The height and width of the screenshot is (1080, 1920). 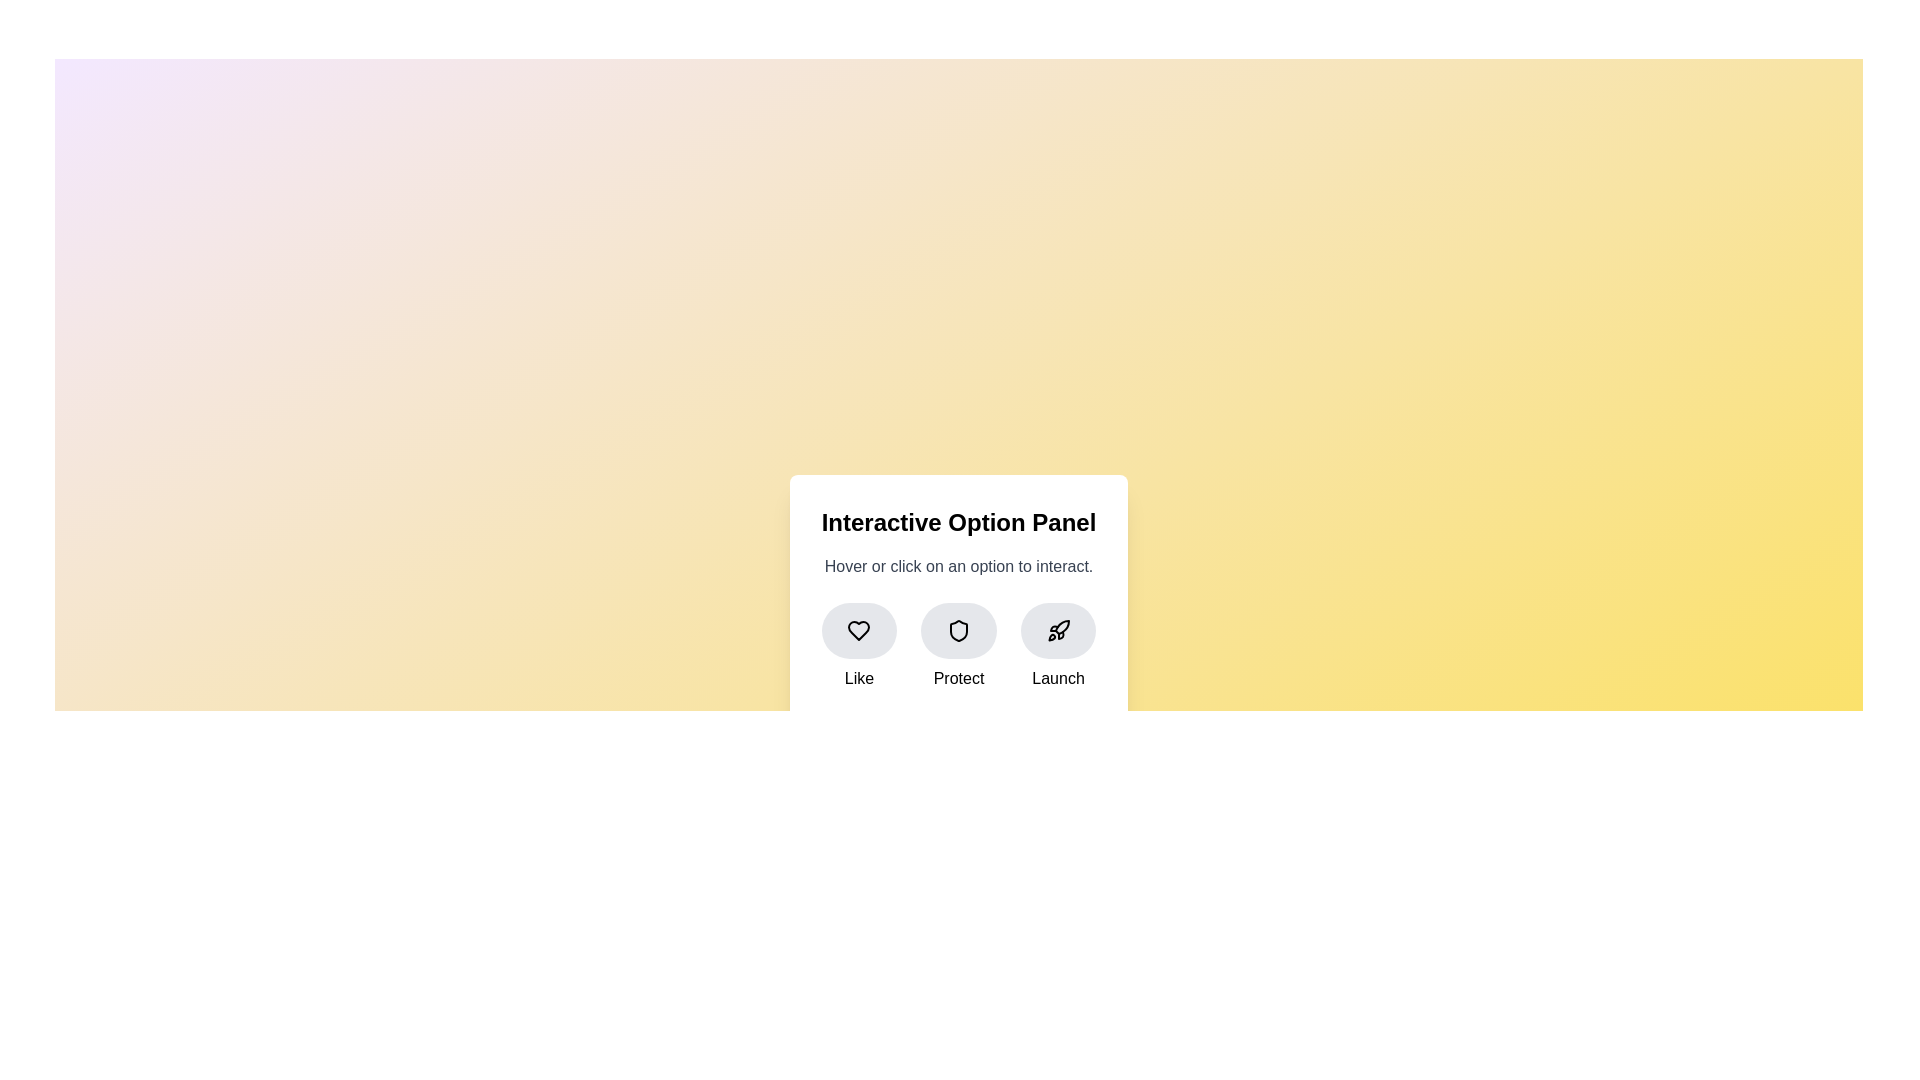 I want to click on the heart-shaped icon inside the circular 'Like' button located in the lower left section of the interactive panel, so click(x=859, y=631).